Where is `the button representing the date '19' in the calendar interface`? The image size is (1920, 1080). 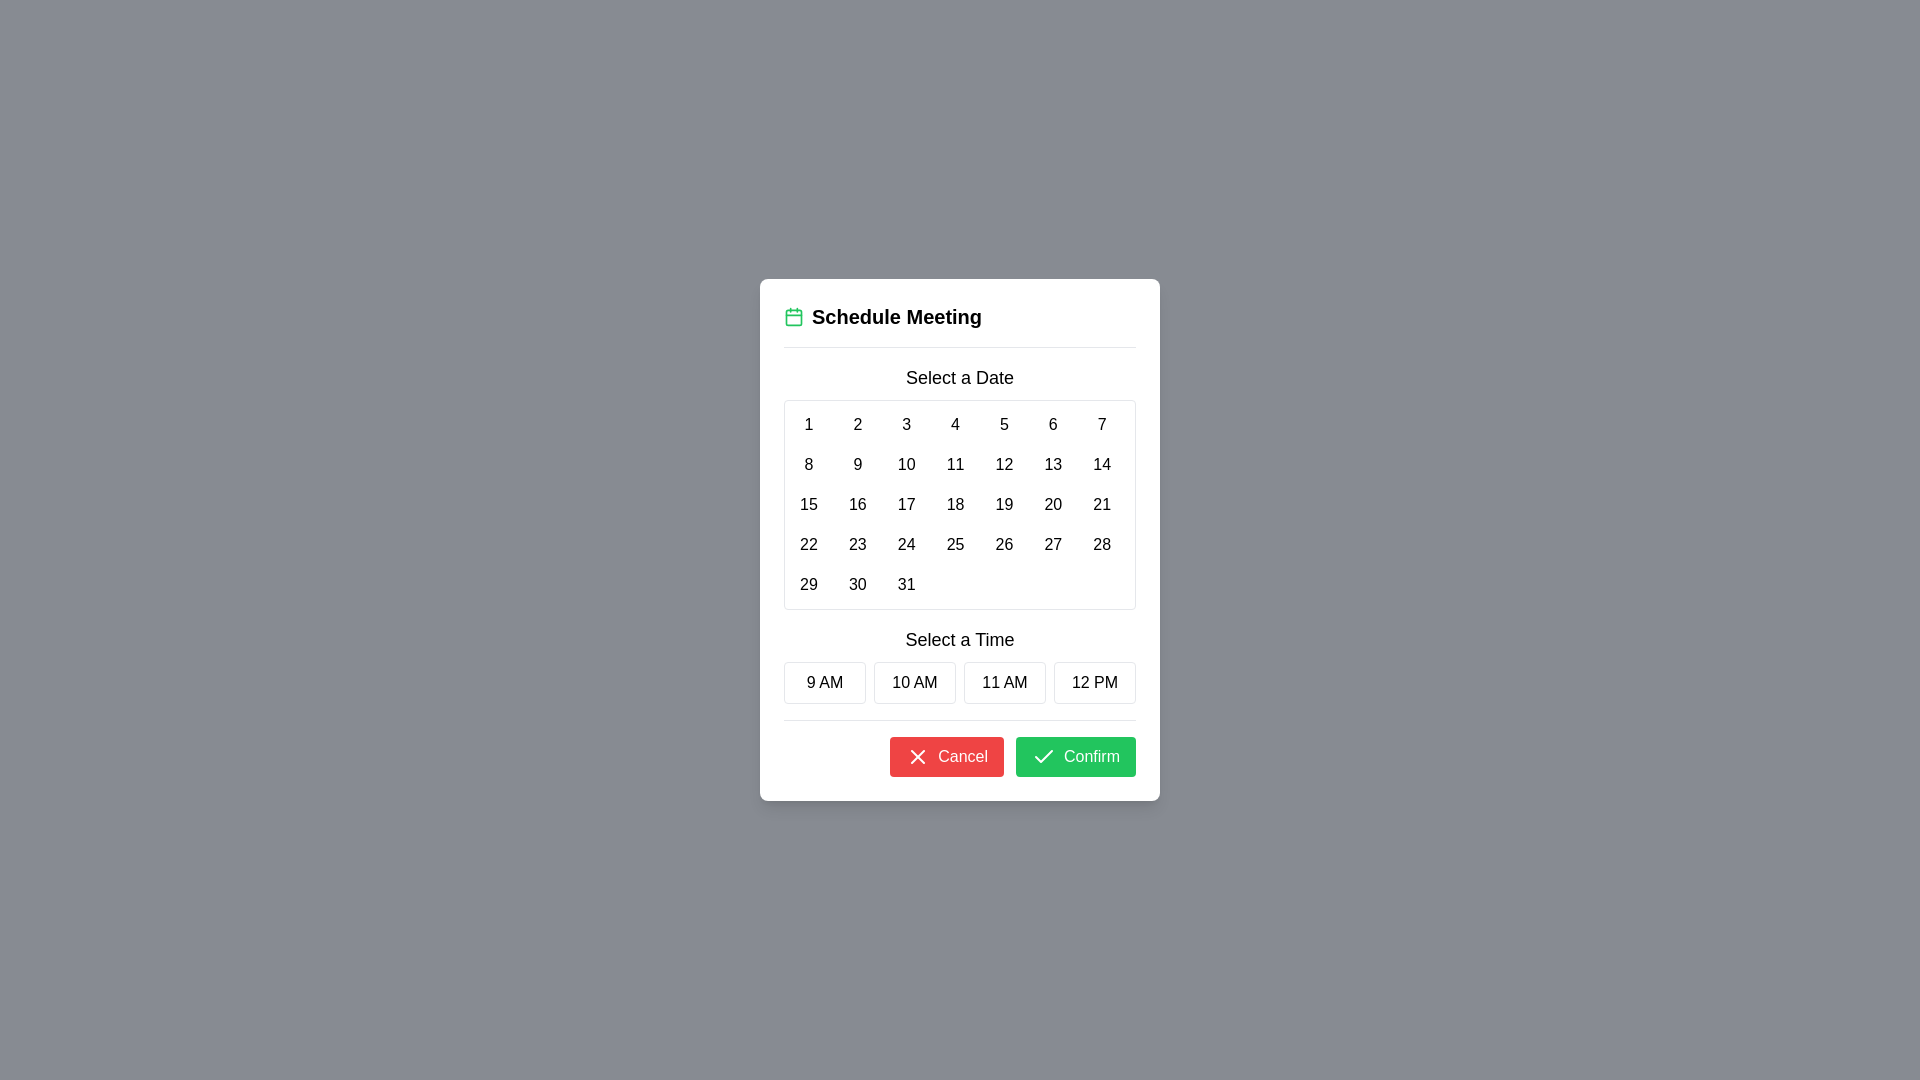 the button representing the date '19' in the calendar interface is located at coordinates (1004, 504).